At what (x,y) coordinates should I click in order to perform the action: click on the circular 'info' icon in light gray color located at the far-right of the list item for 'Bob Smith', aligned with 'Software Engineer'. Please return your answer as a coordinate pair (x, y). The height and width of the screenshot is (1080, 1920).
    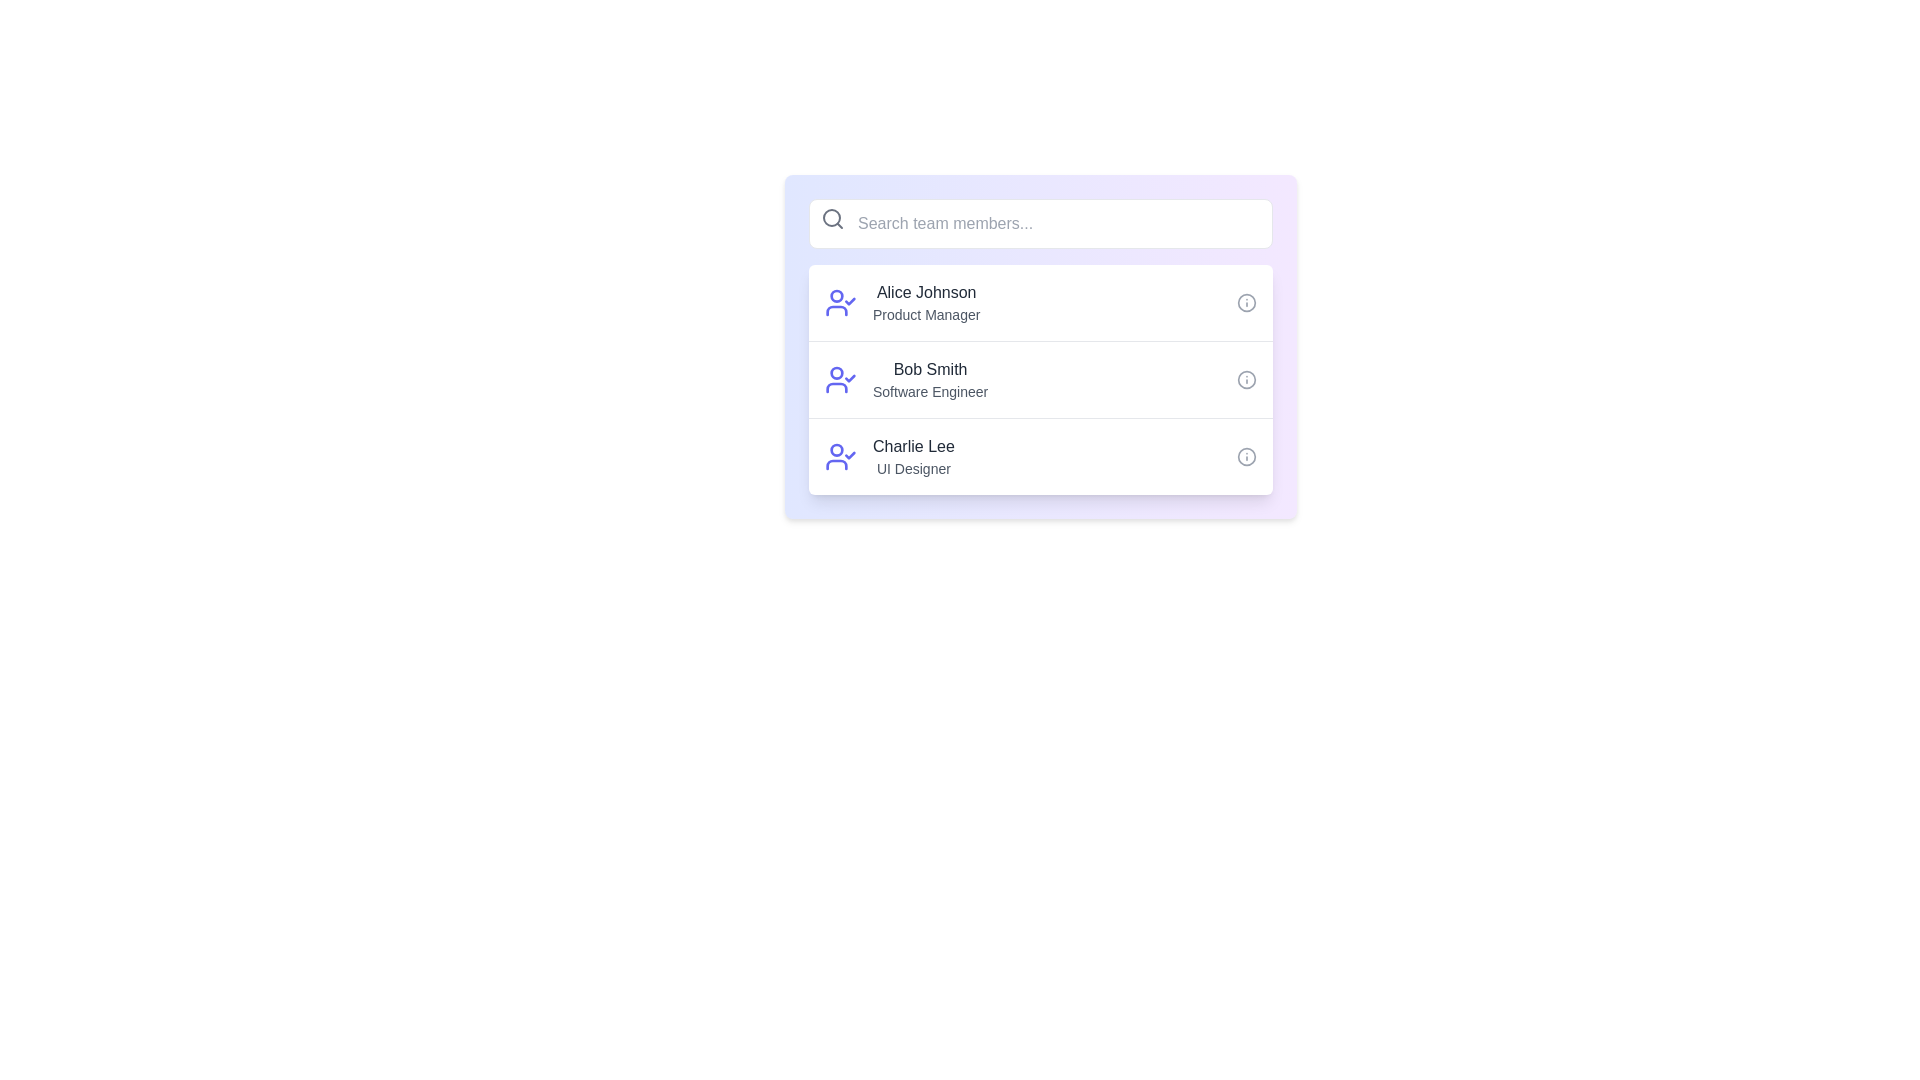
    Looking at the image, I should click on (1246, 380).